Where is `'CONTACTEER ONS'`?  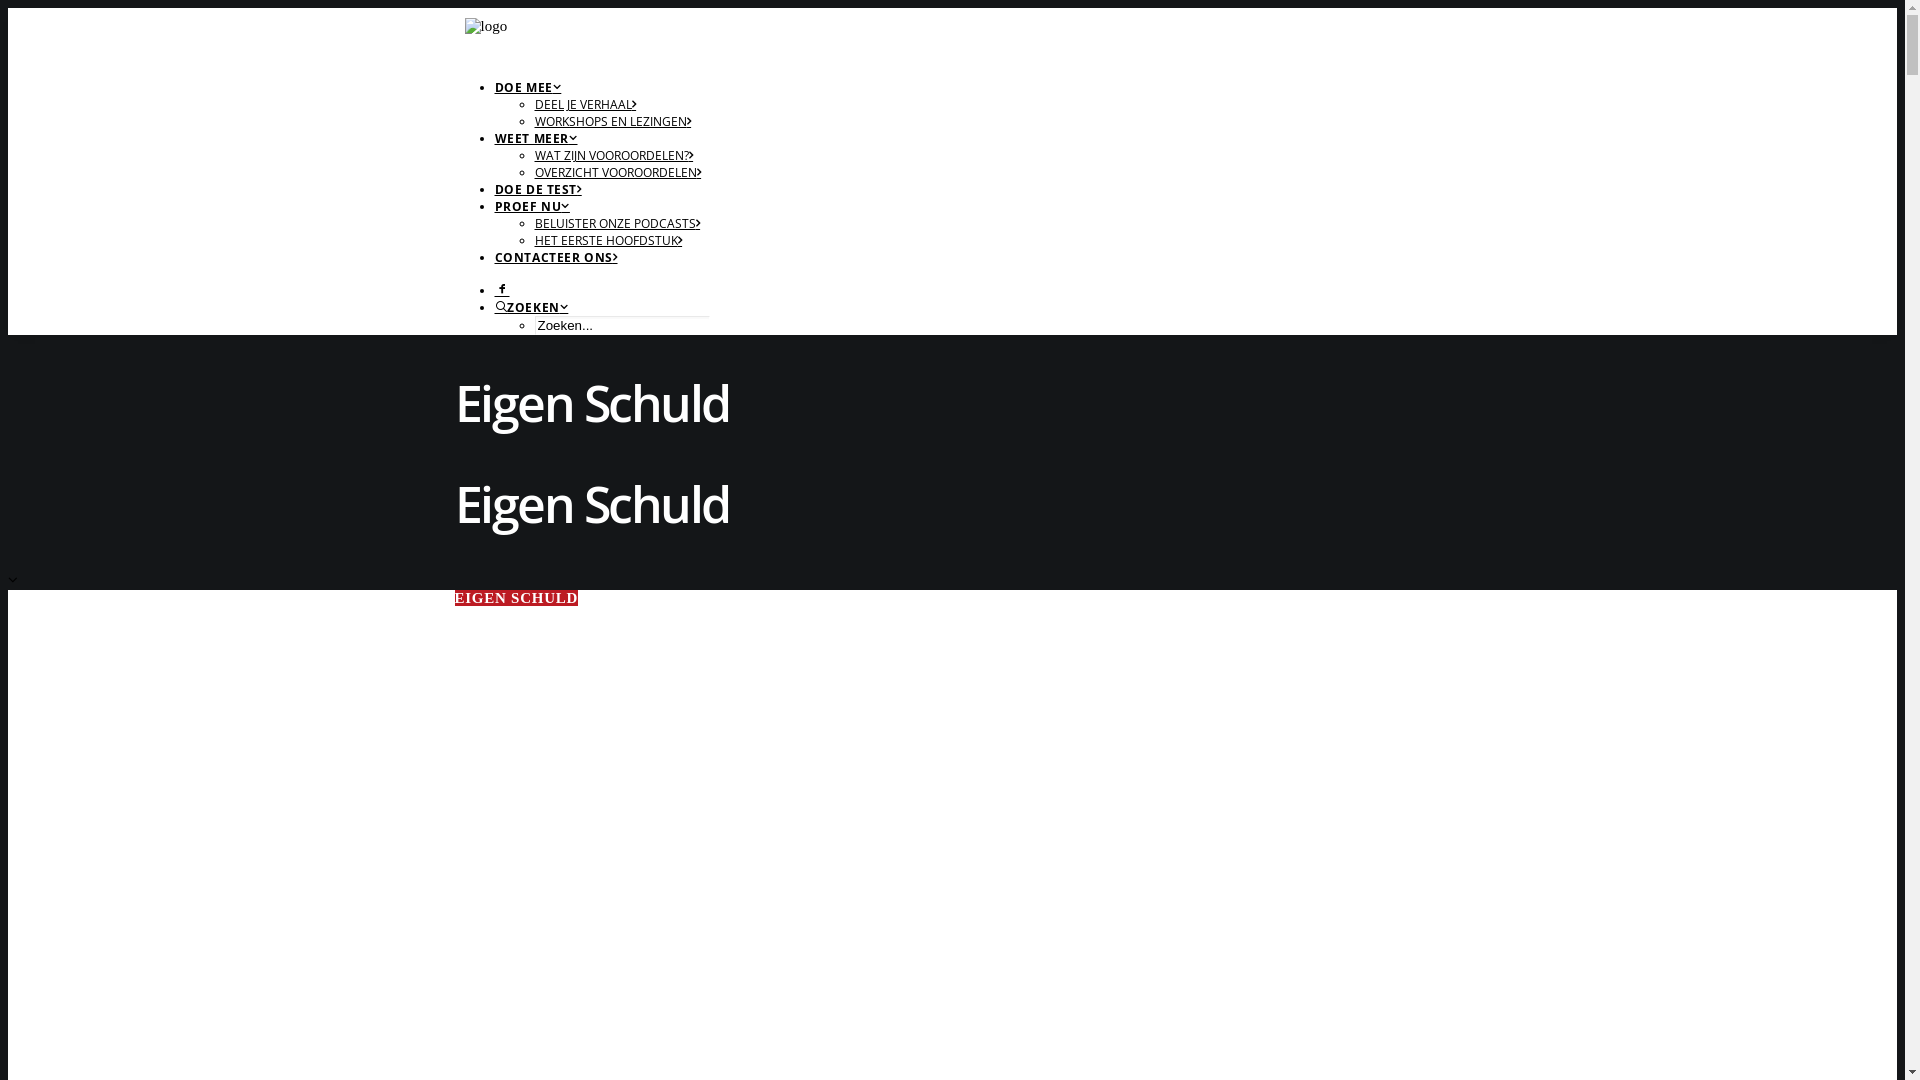 'CONTACTEER ONS' is located at coordinates (494, 256).